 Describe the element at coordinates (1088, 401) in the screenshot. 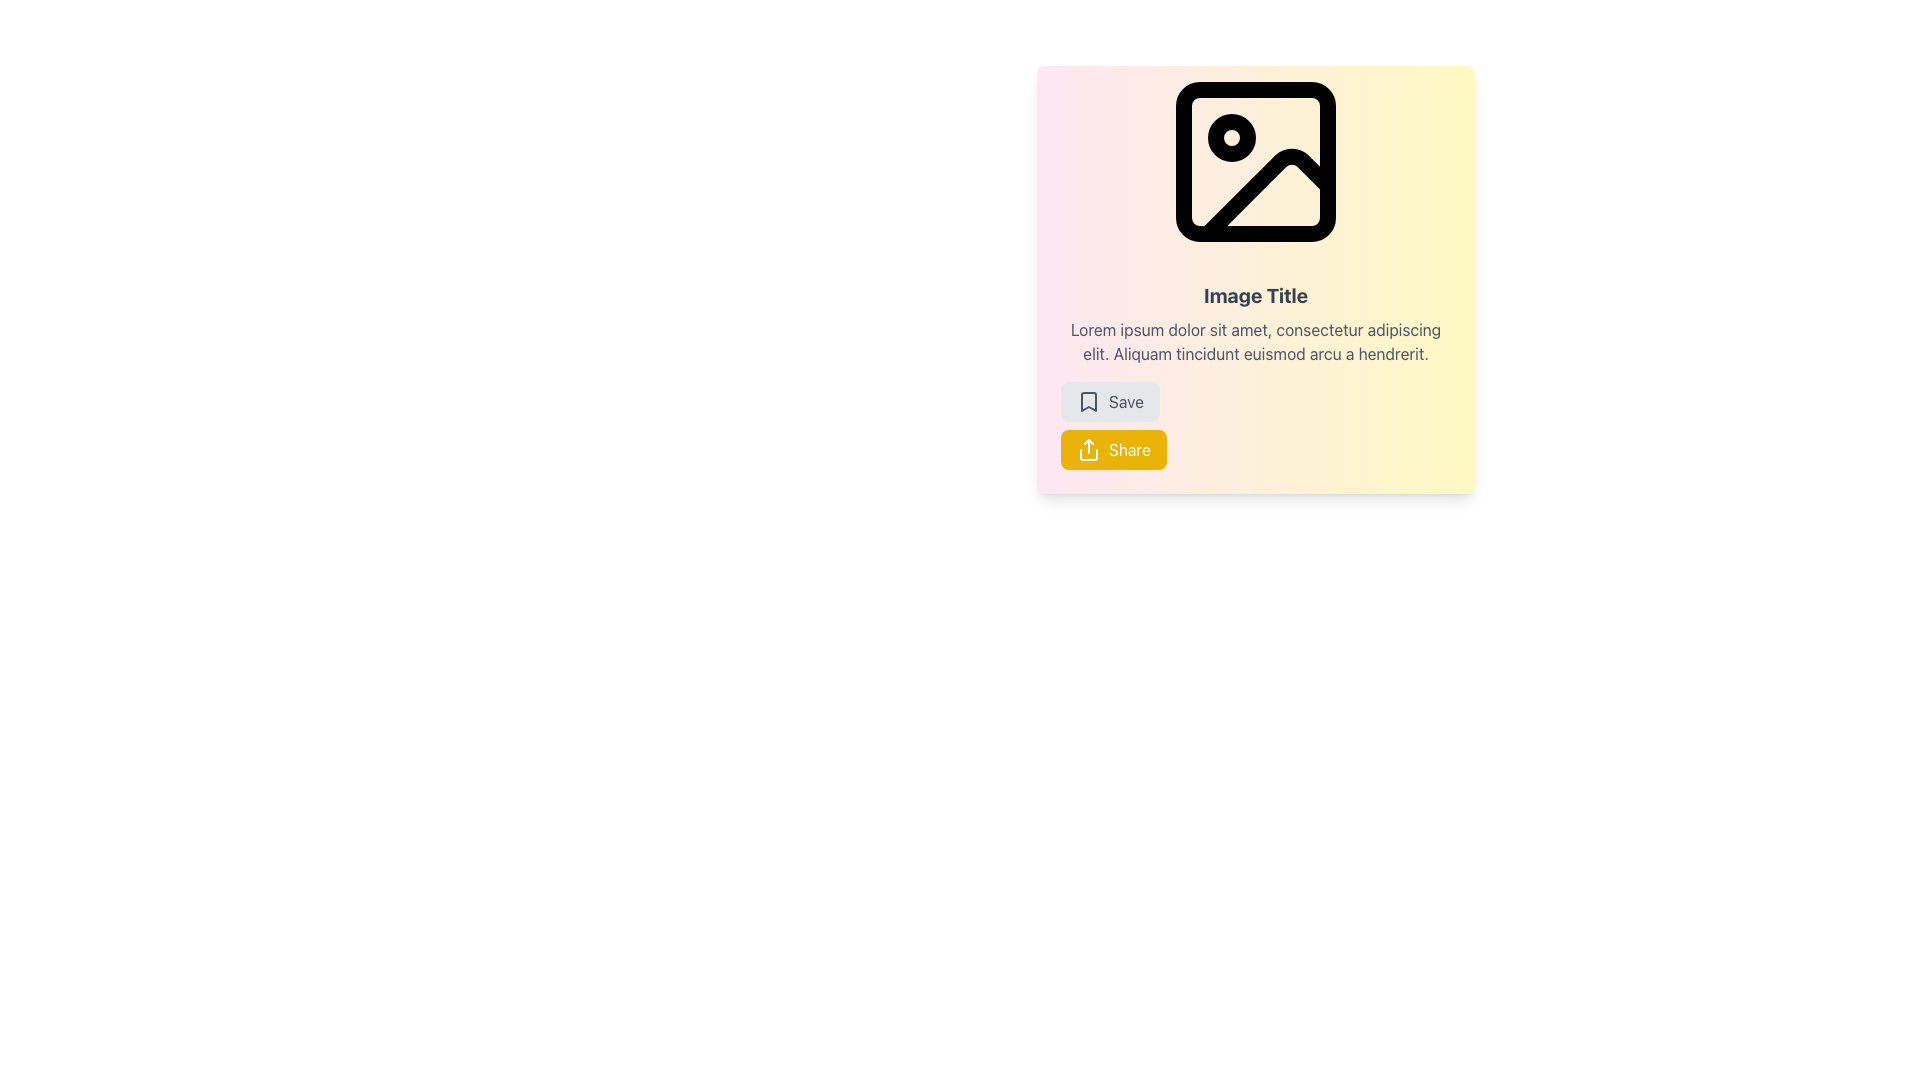

I see `the bookmark icon located on the left side of the 'Save' button` at that location.